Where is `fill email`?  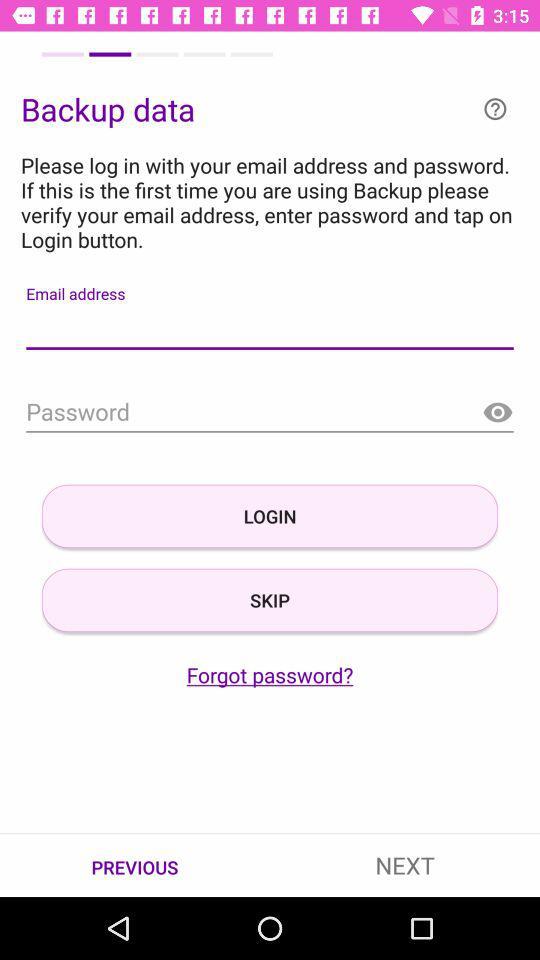 fill email is located at coordinates (270, 329).